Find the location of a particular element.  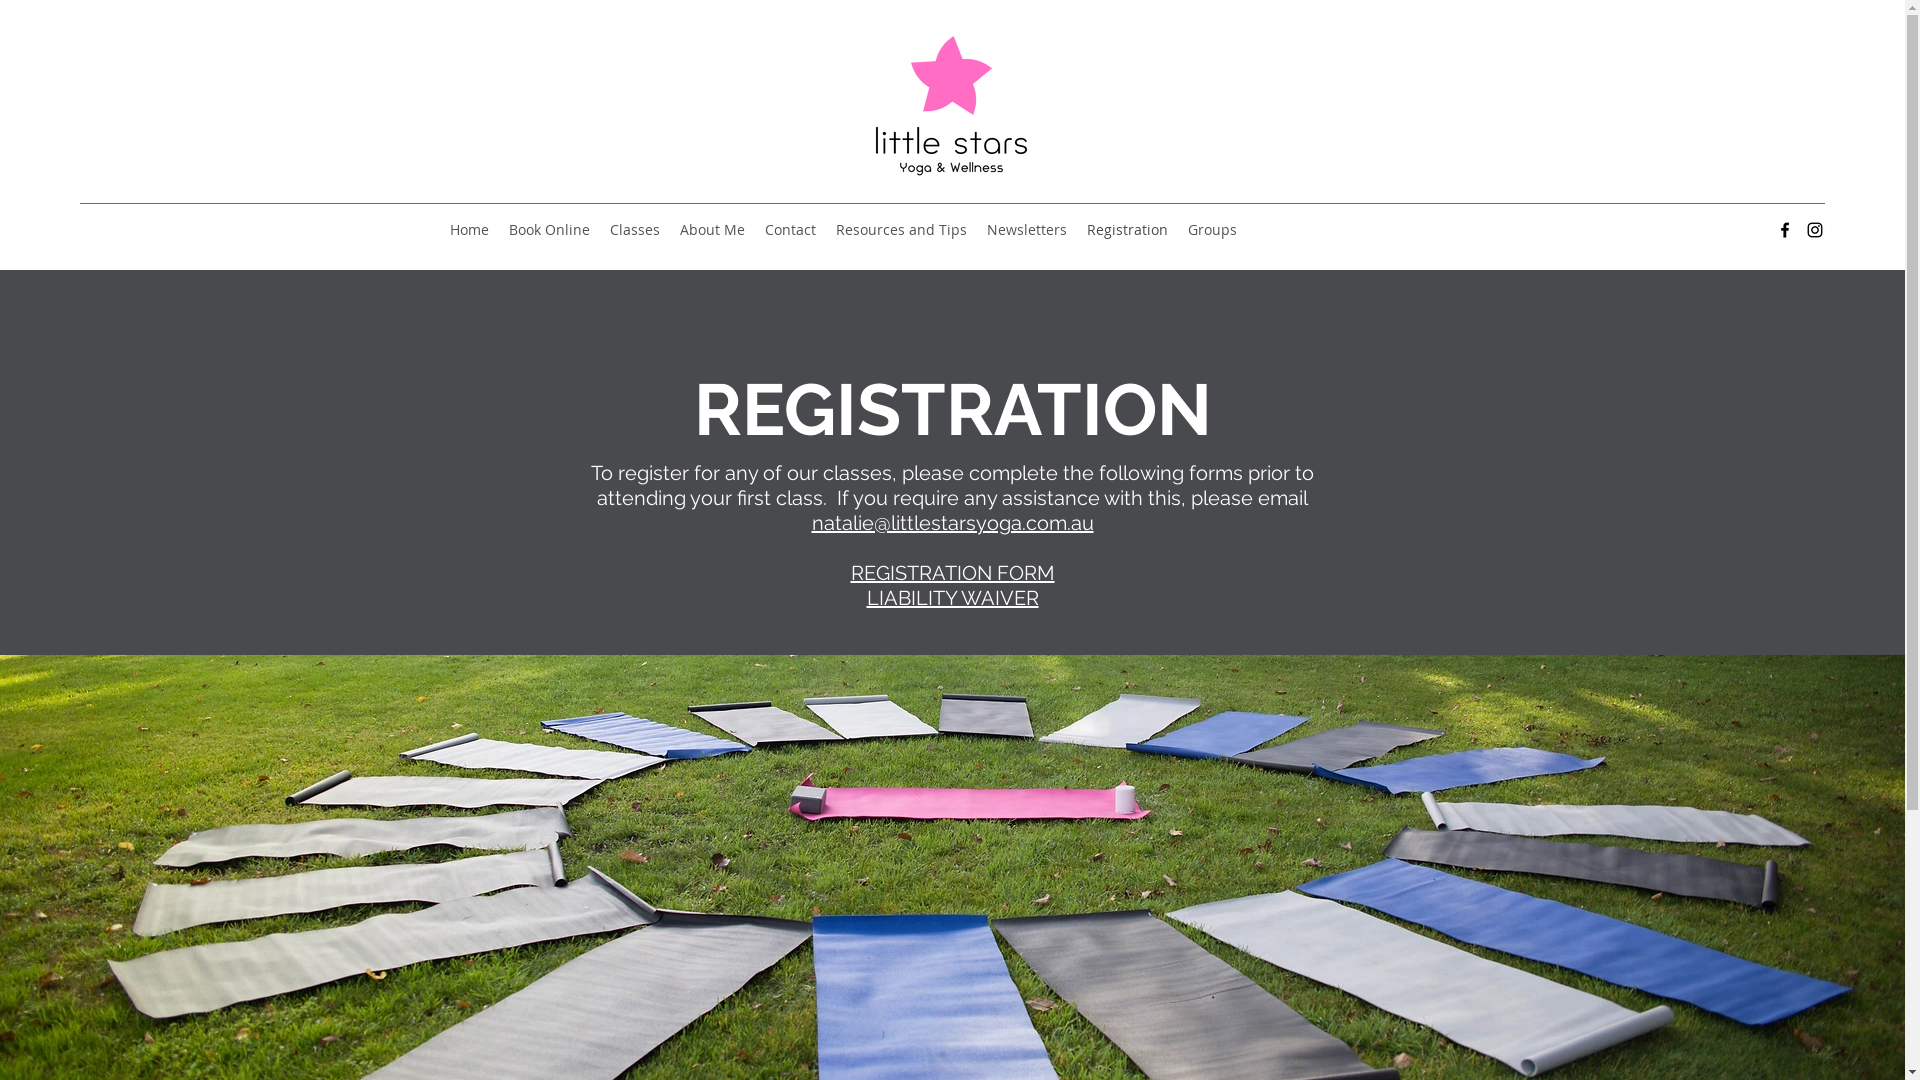

'Home' is located at coordinates (468, 229).